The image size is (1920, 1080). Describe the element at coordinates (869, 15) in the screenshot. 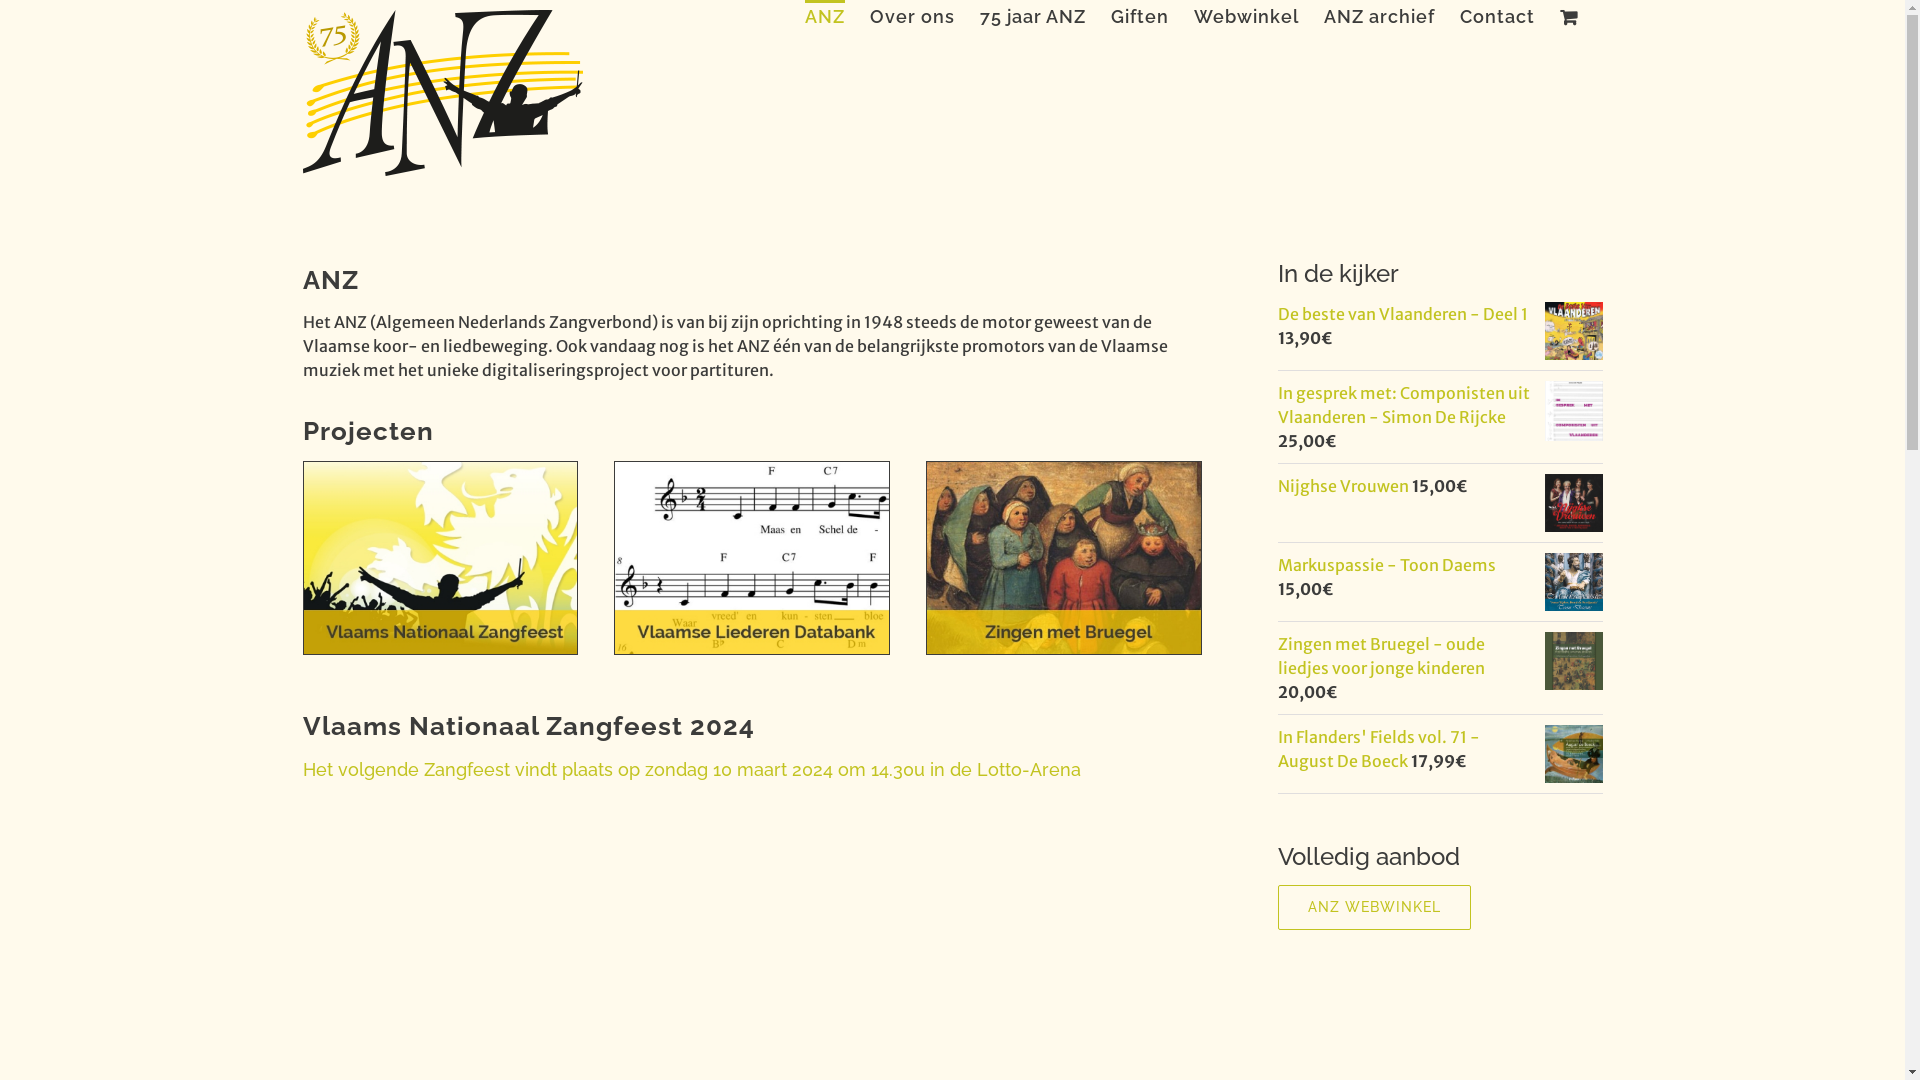

I see `'Over ons'` at that location.